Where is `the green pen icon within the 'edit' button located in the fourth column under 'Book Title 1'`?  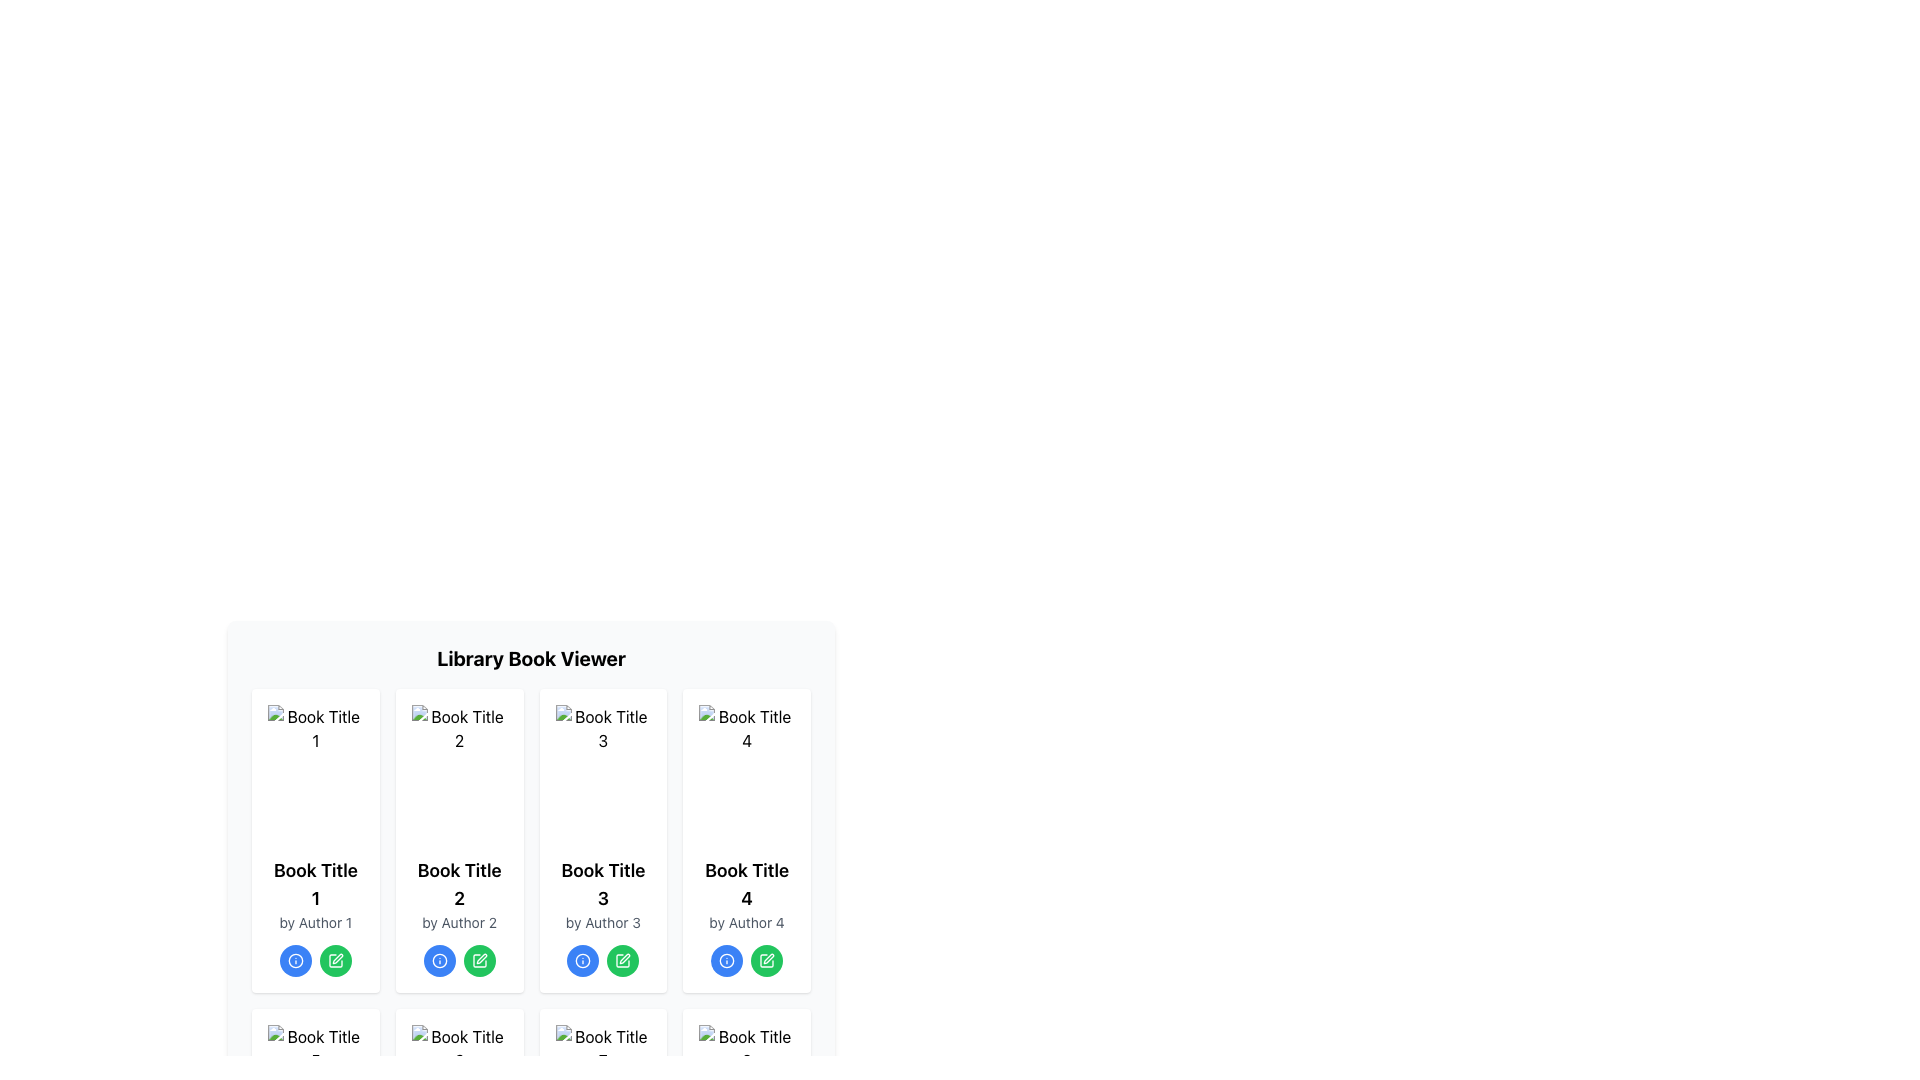 the green pen icon within the 'edit' button located in the fourth column under 'Book Title 1' is located at coordinates (335, 959).